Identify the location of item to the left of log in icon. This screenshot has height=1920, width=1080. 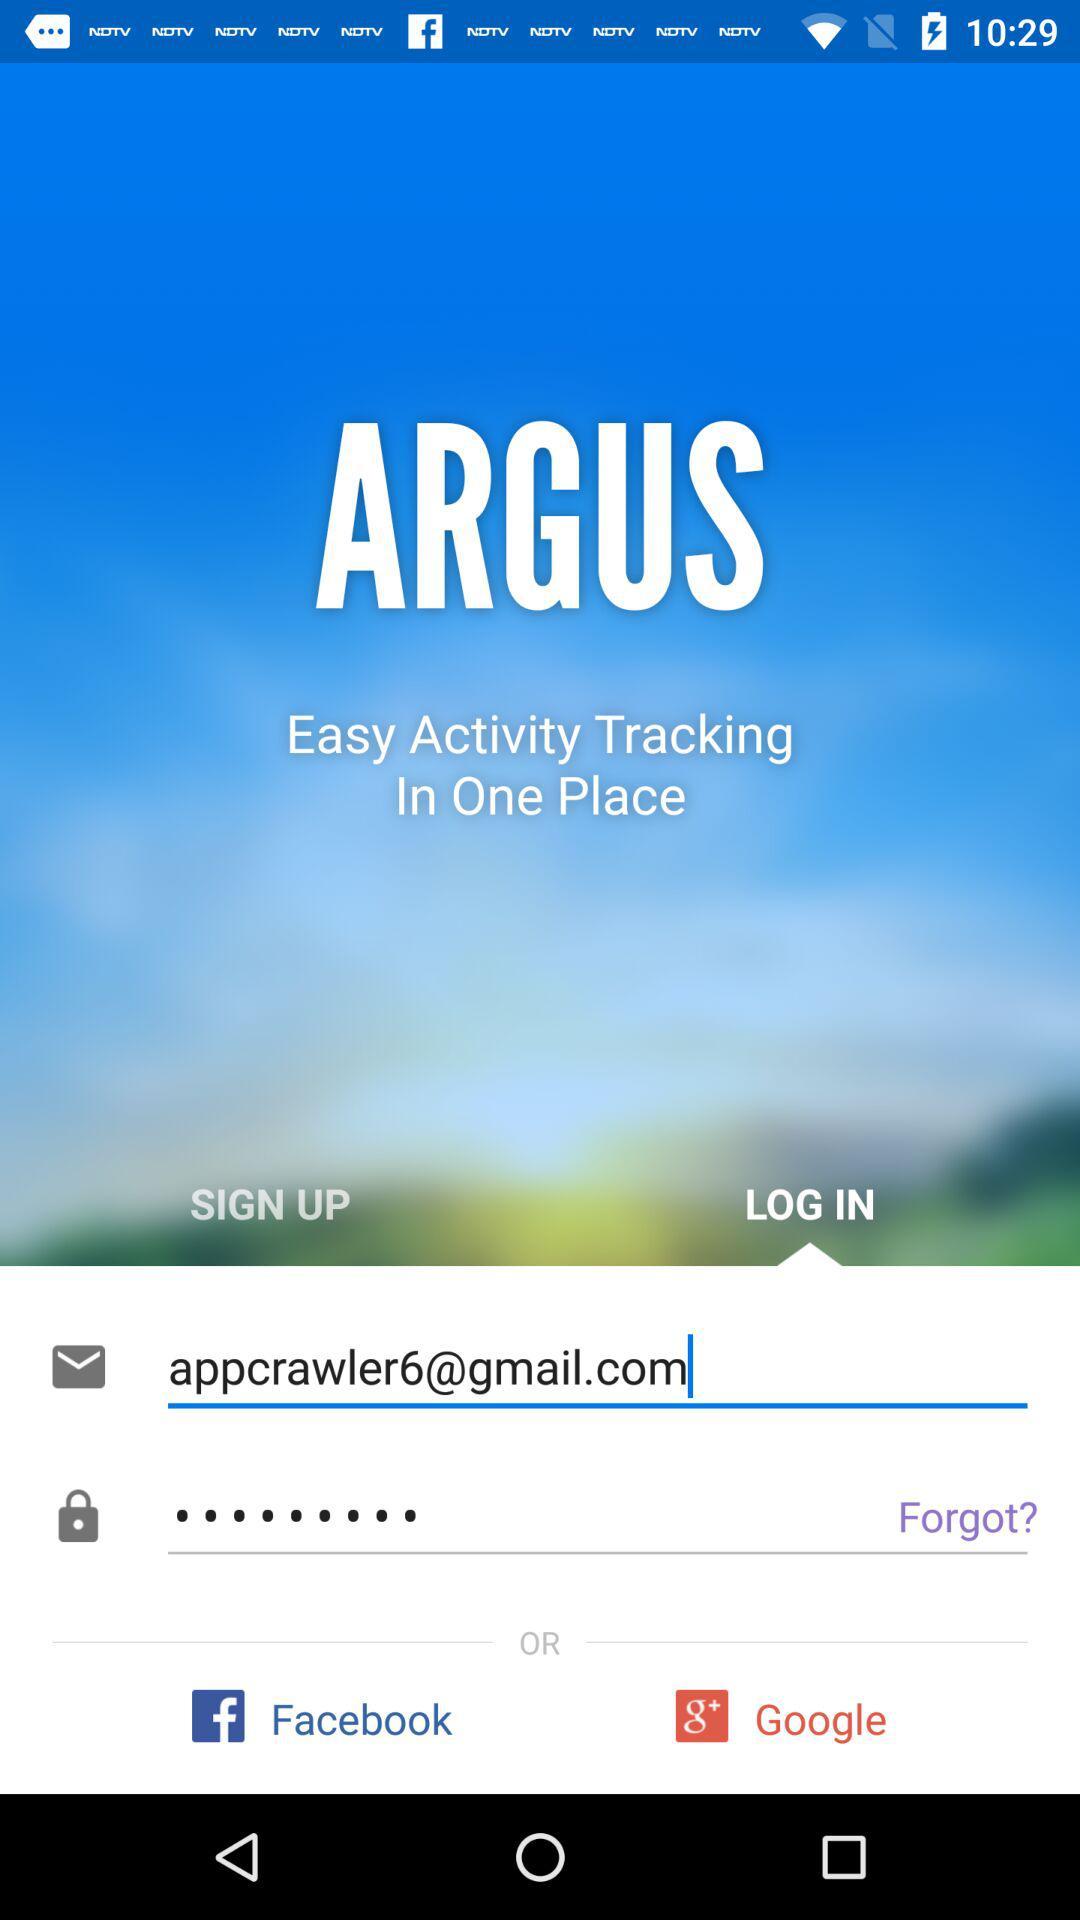
(270, 1202).